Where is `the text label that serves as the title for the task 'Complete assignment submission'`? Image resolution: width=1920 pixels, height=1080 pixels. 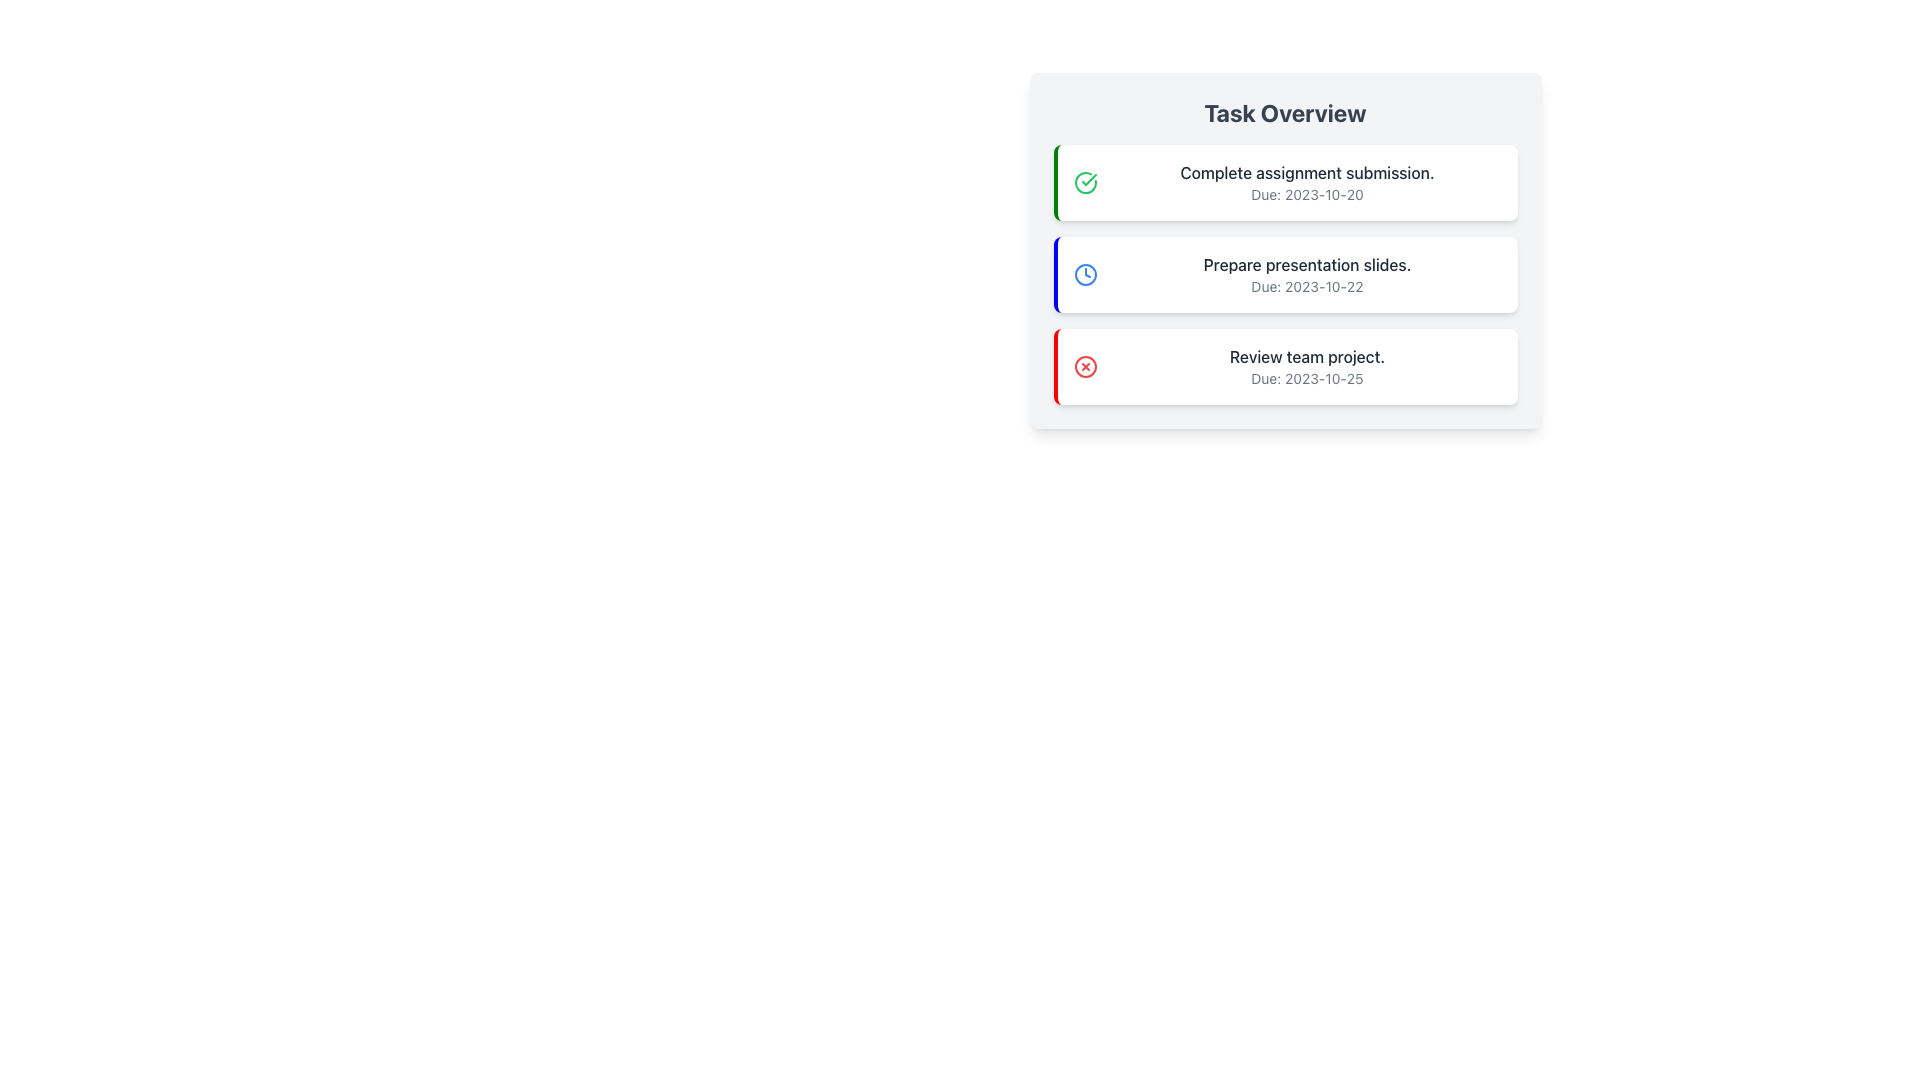
the text label that serves as the title for the task 'Complete assignment submission' is located at coordinates (1307, 172).